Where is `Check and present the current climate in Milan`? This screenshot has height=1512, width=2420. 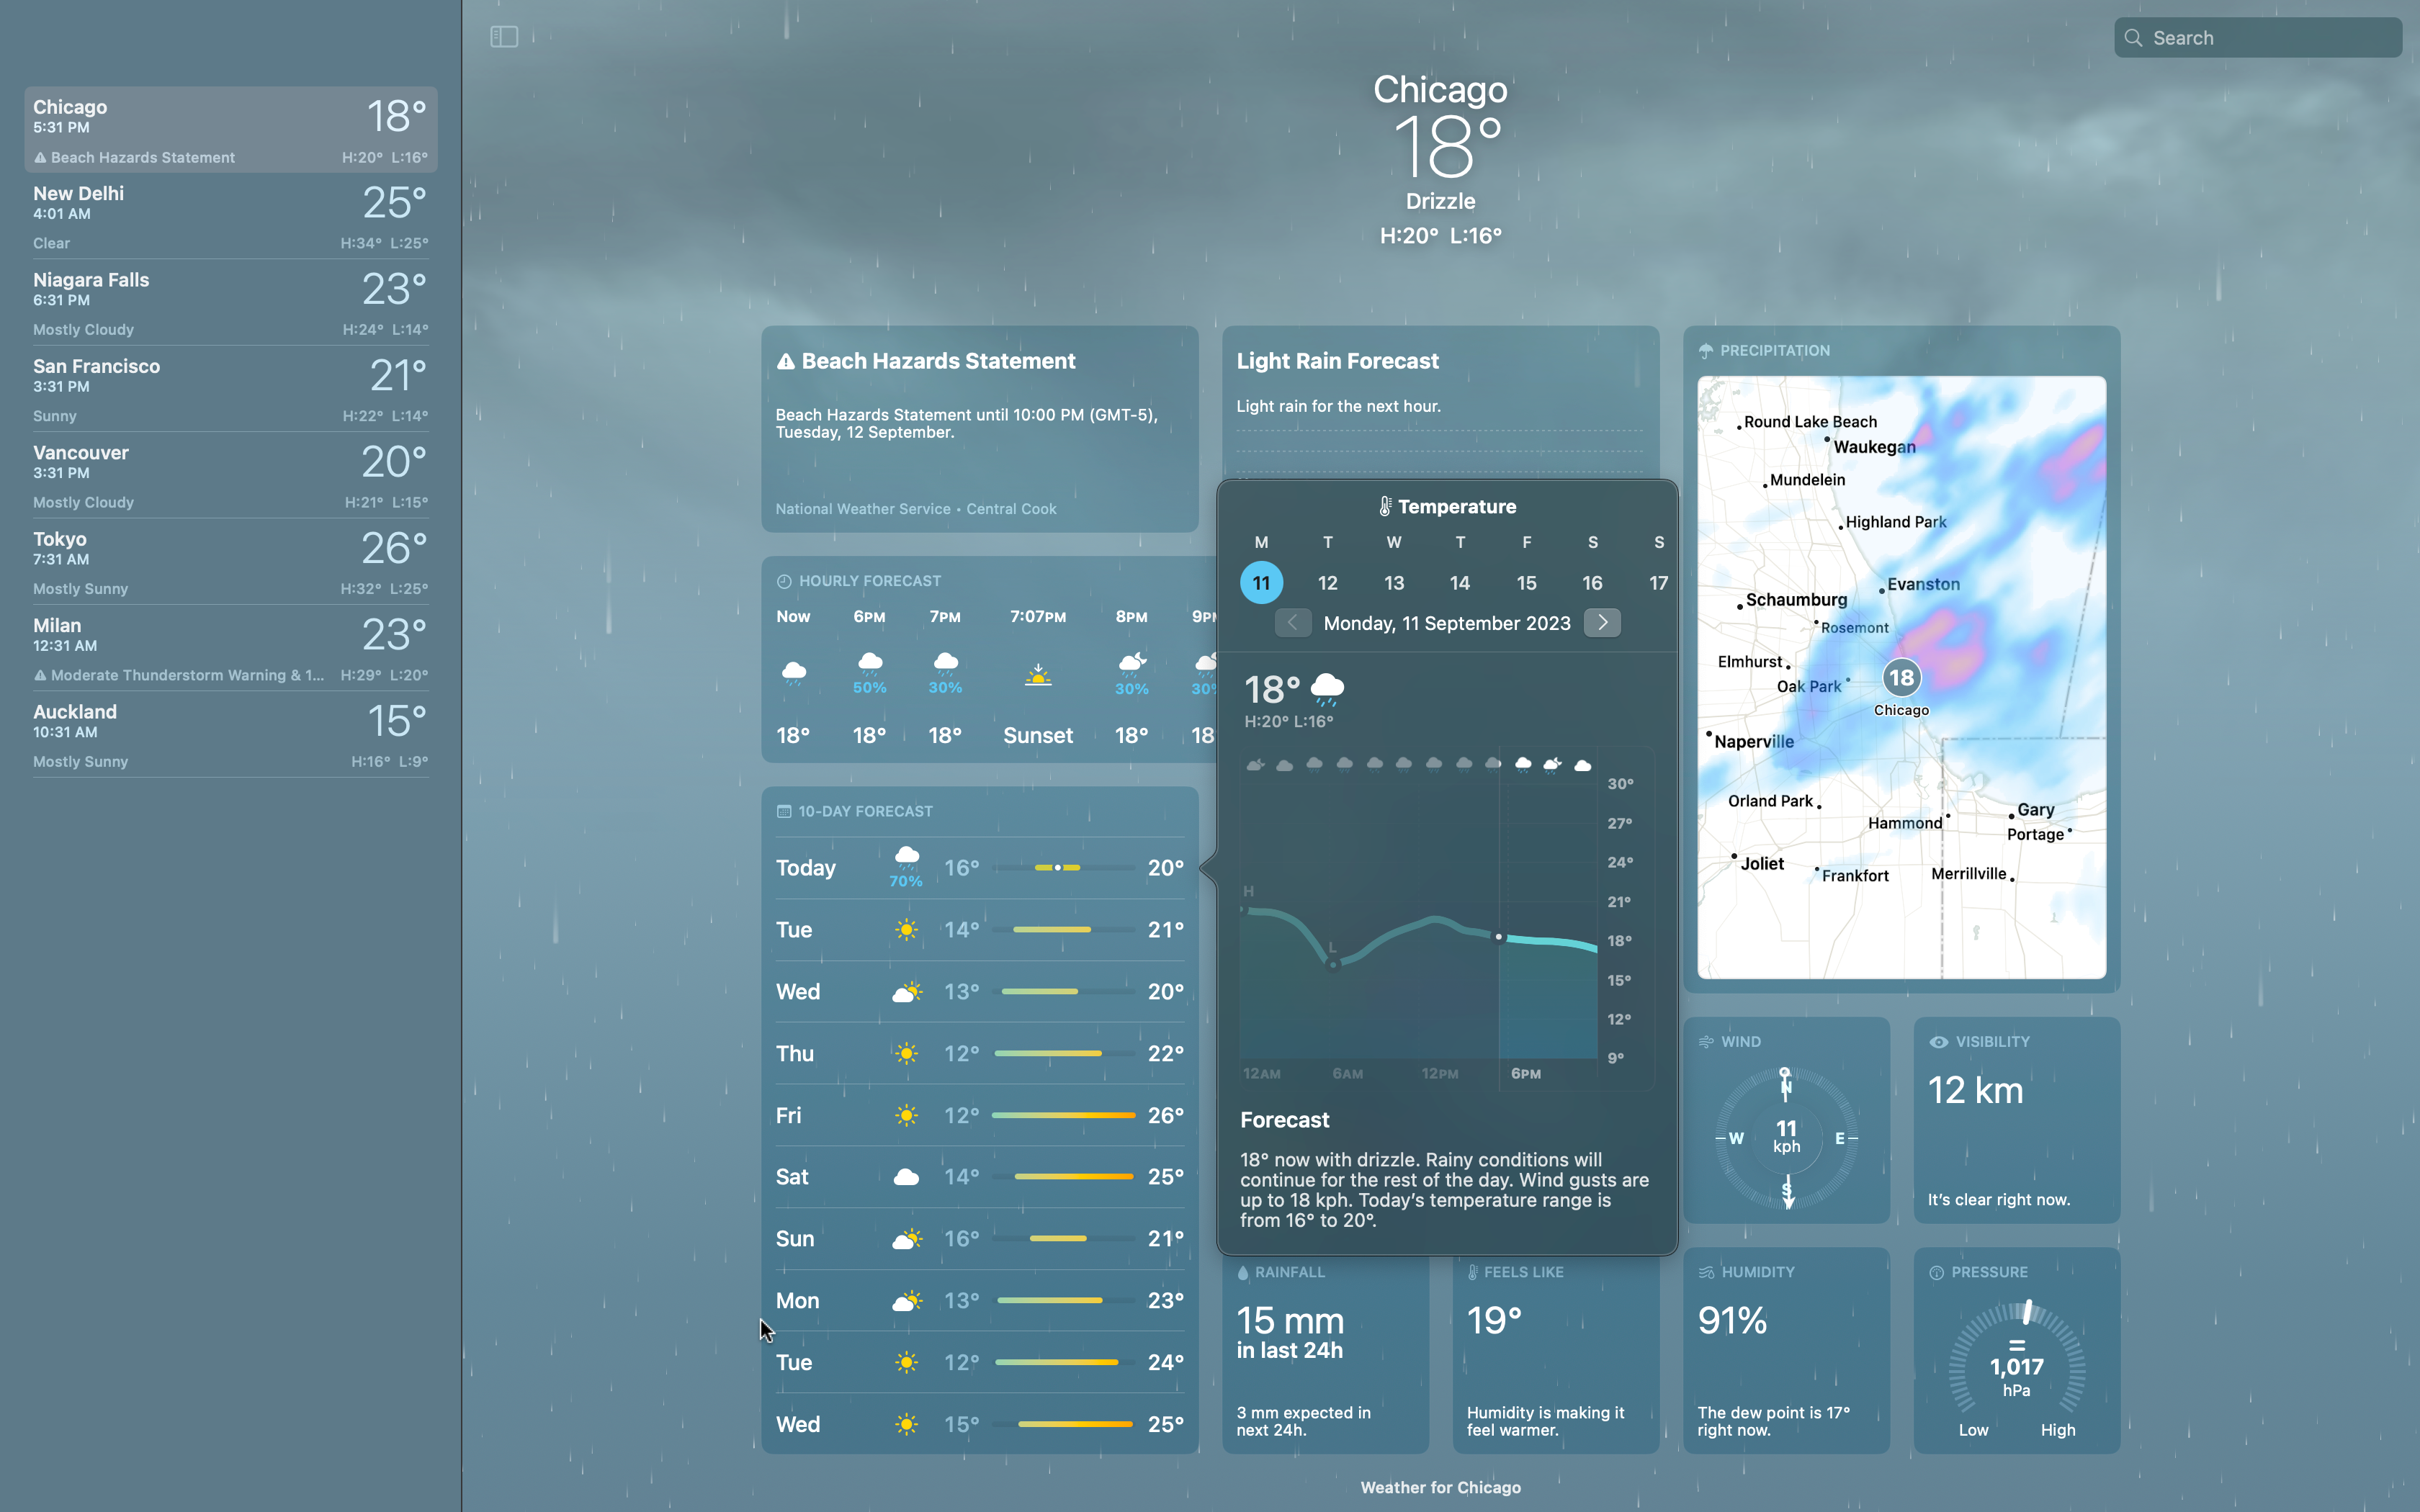
Check and present the current climate in Milan is located at coordinates (228, 647).